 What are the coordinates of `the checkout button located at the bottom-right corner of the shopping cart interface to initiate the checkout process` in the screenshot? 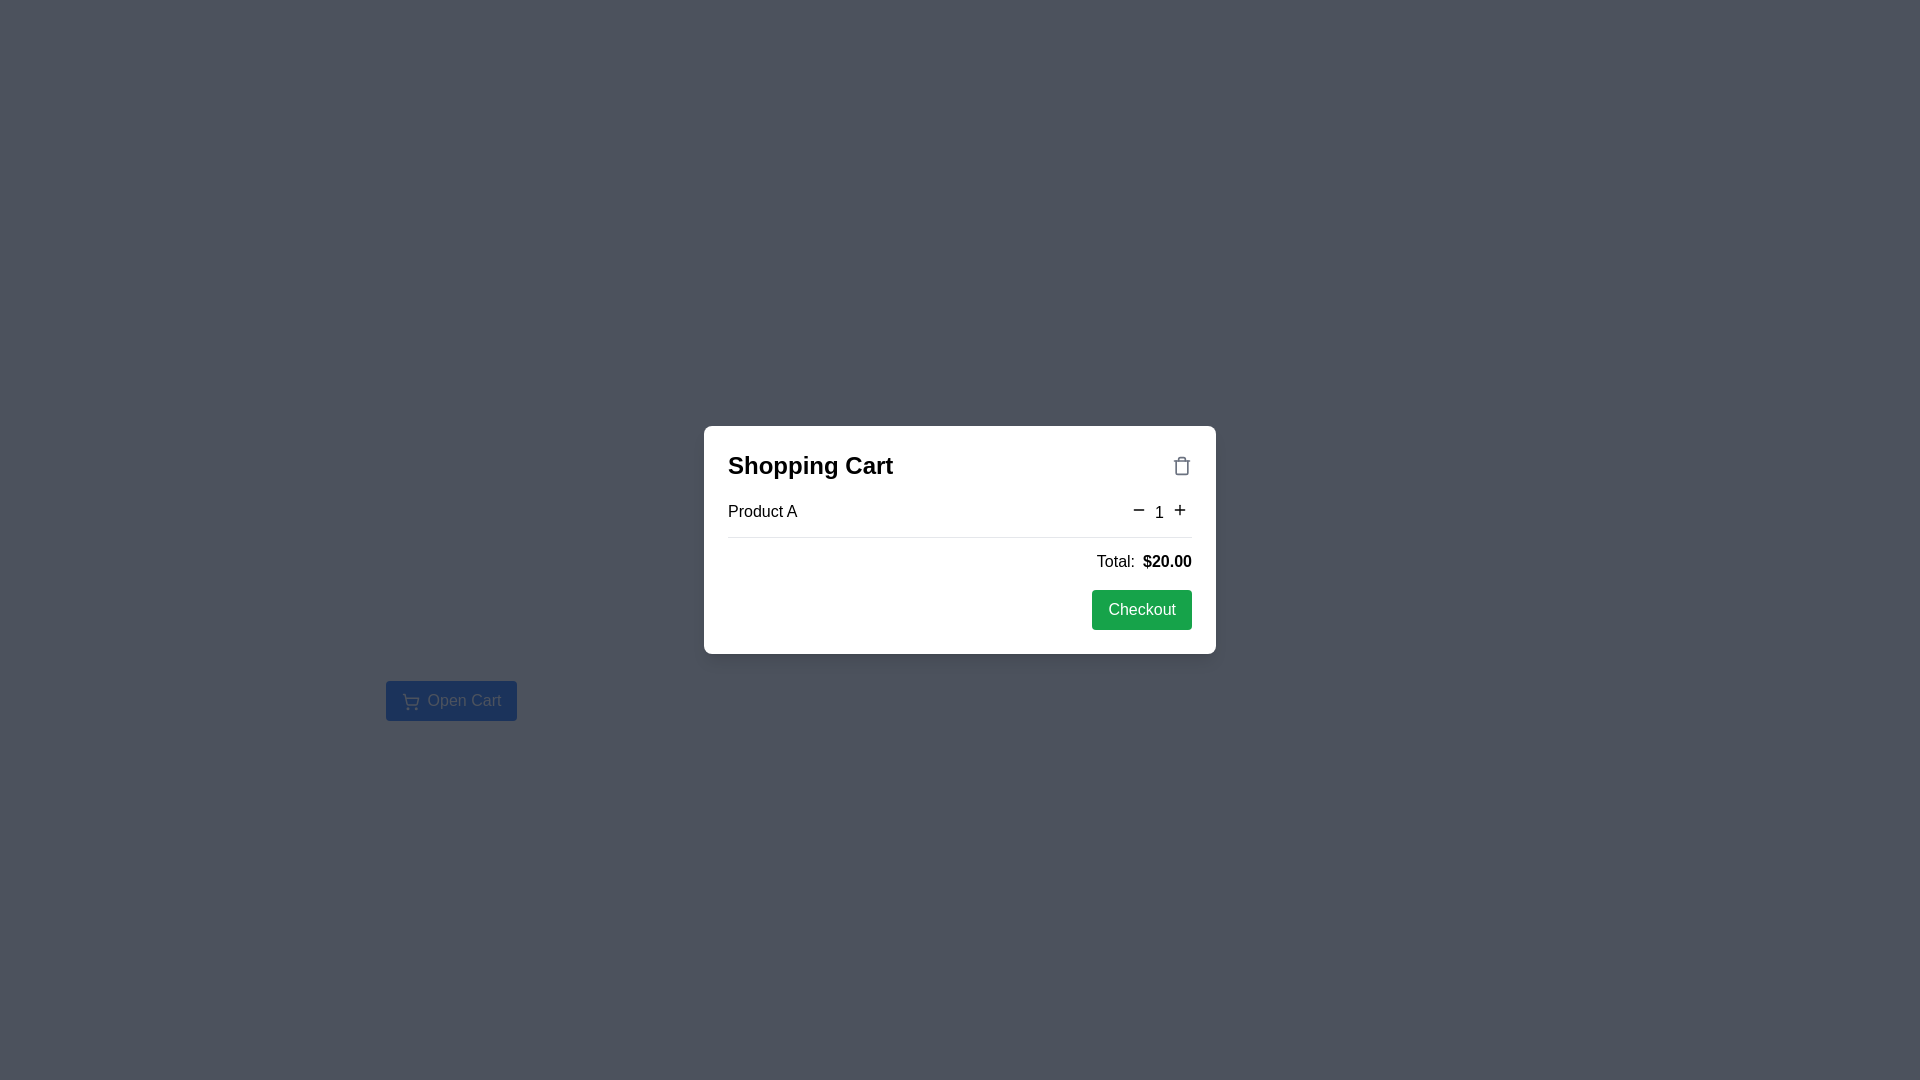 It's located at (1142, 608).